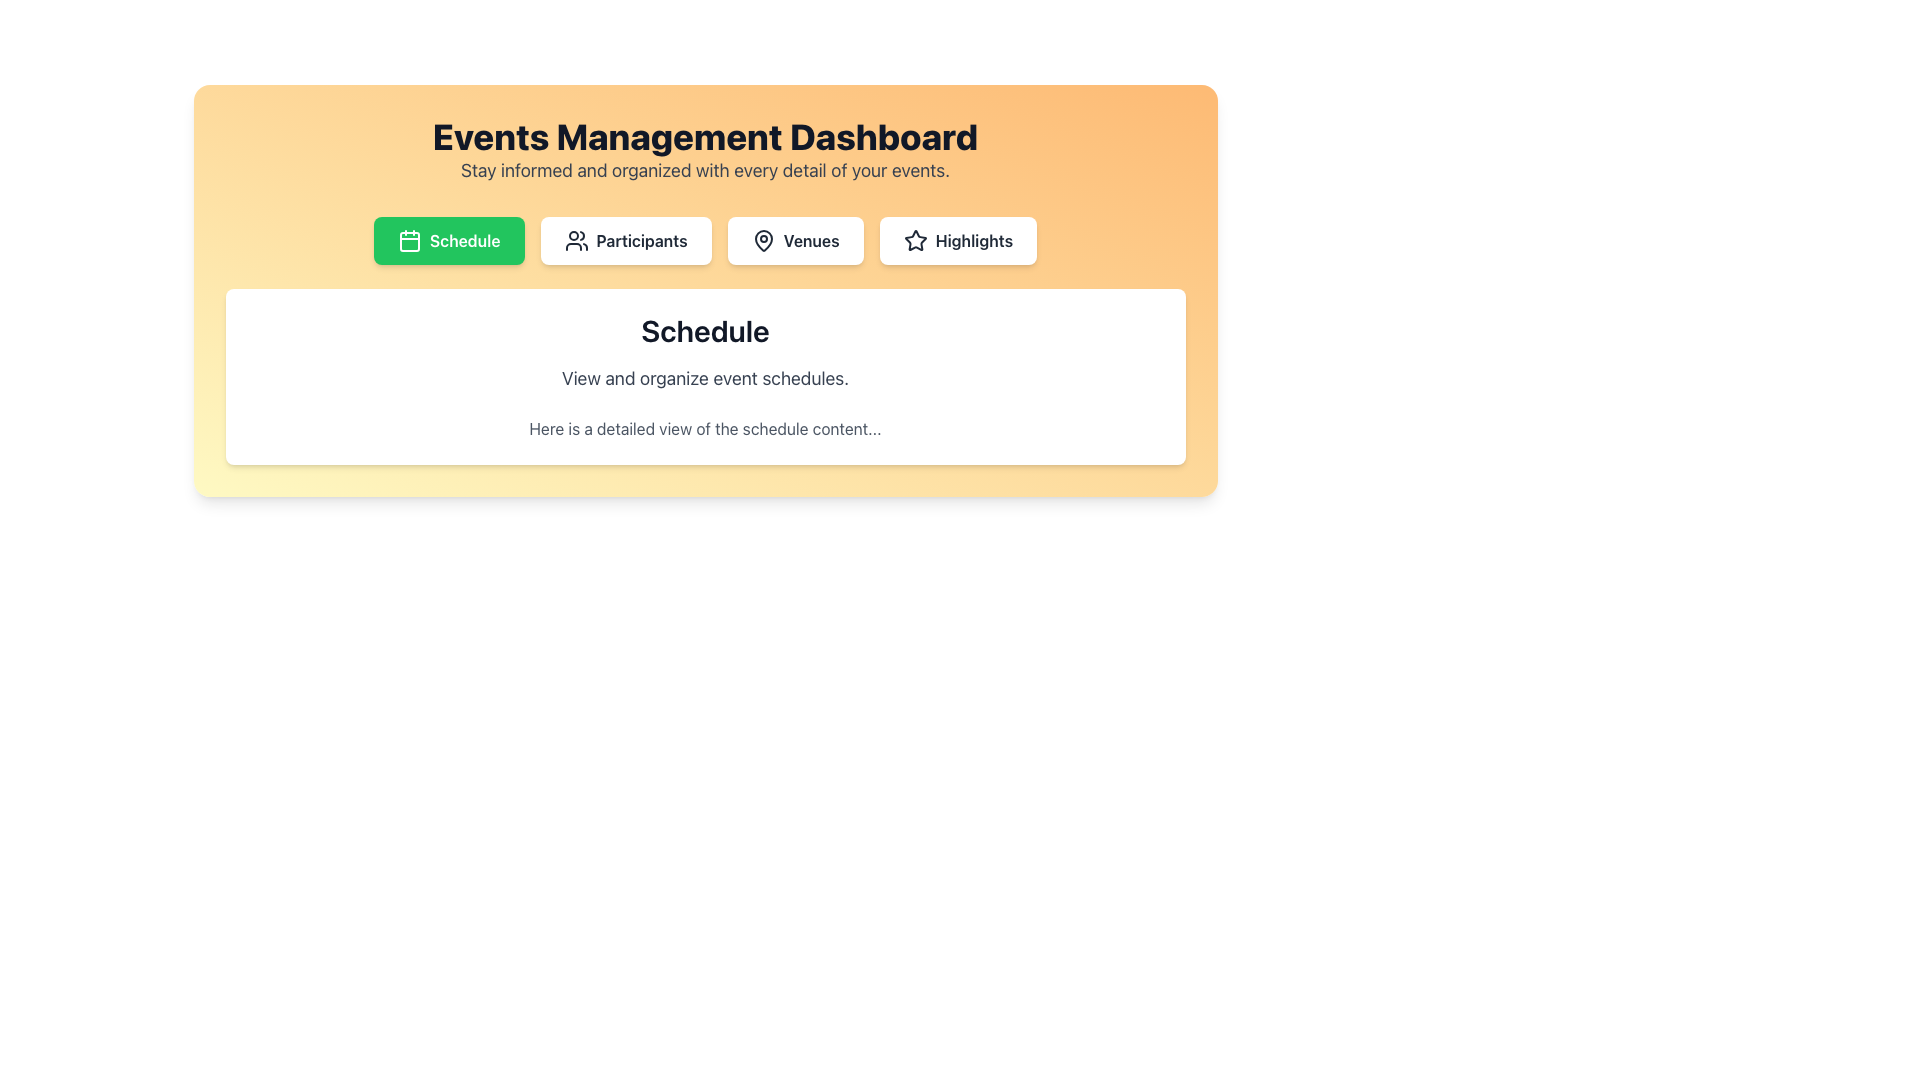 The image size is (1920, 1080). Describe the element at coordinates (408, 239) in the screenshot. I see `the rectangular calendar icon inside the green 'Schedule' button, which is the leftmost item in the row of buttons at the top section of the interface` at that location.